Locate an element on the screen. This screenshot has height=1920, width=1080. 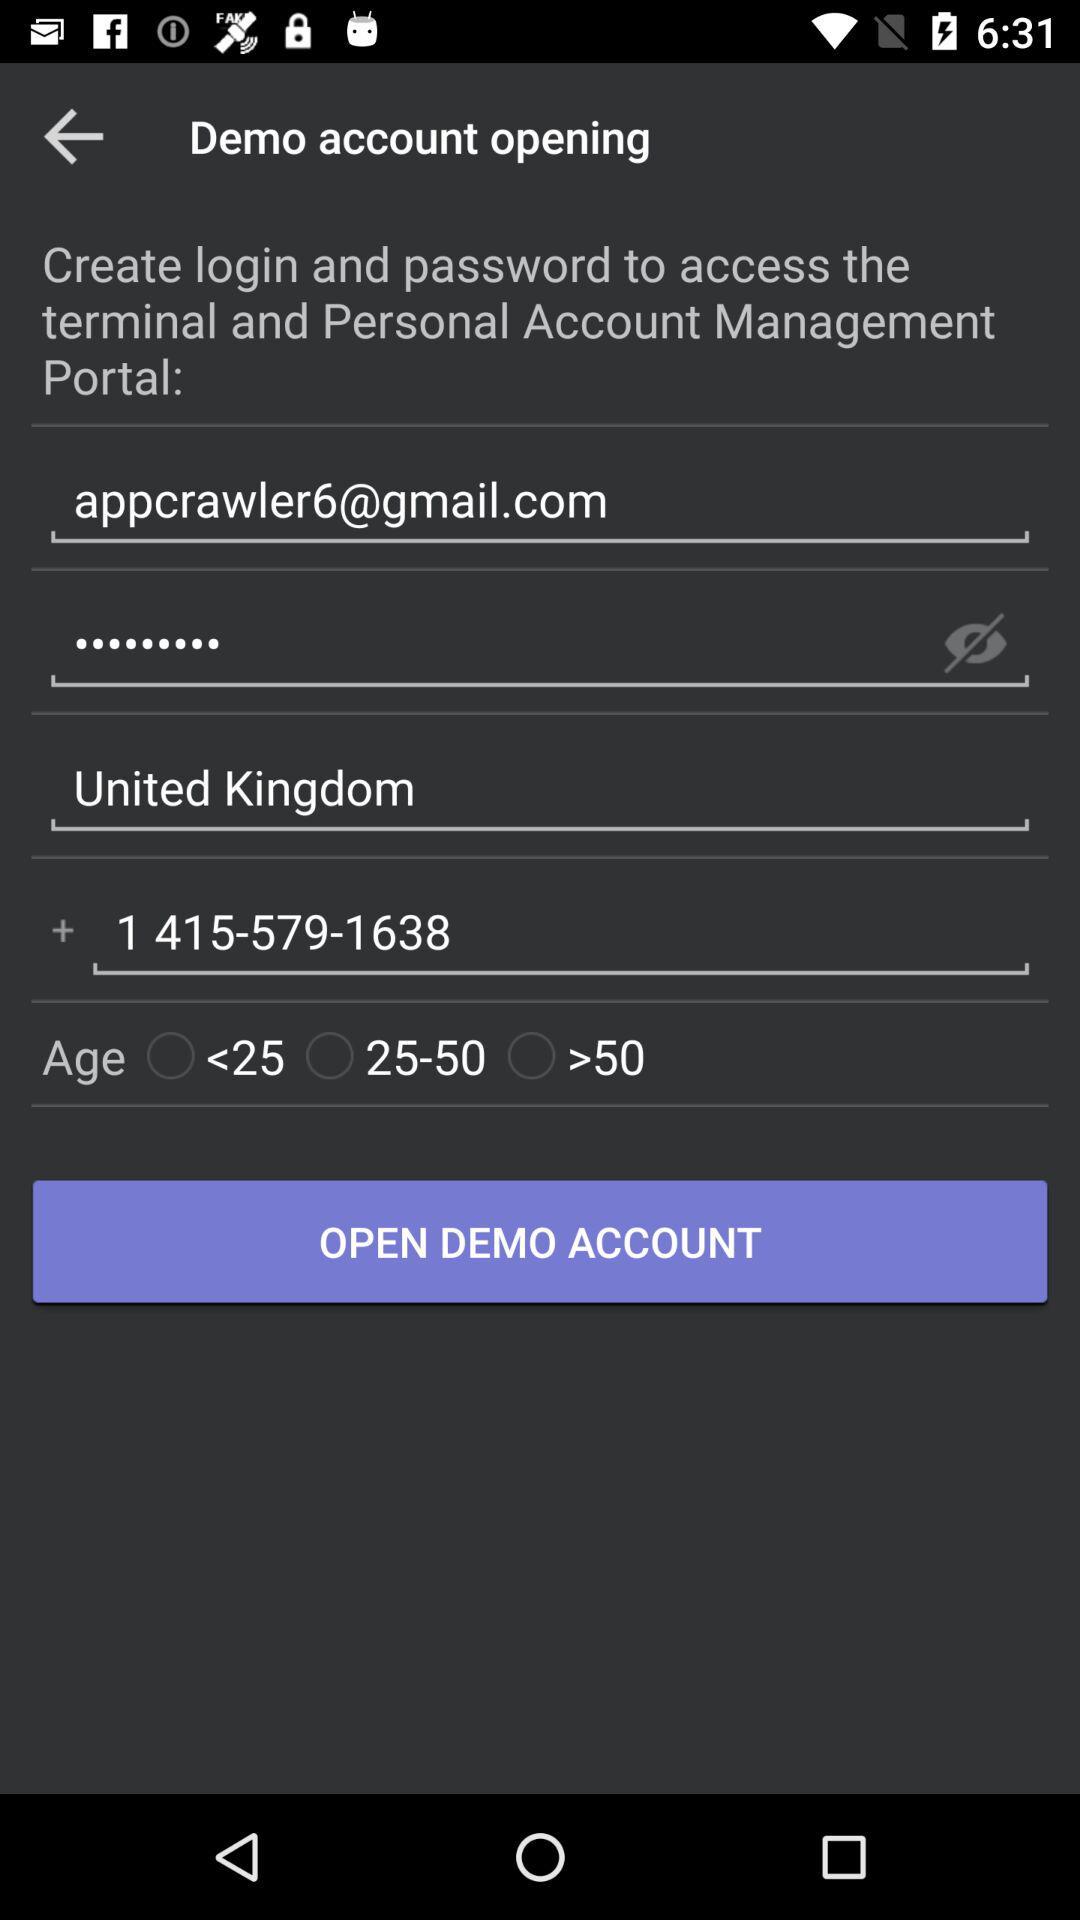
show password option is located at coordinates (974, 643).